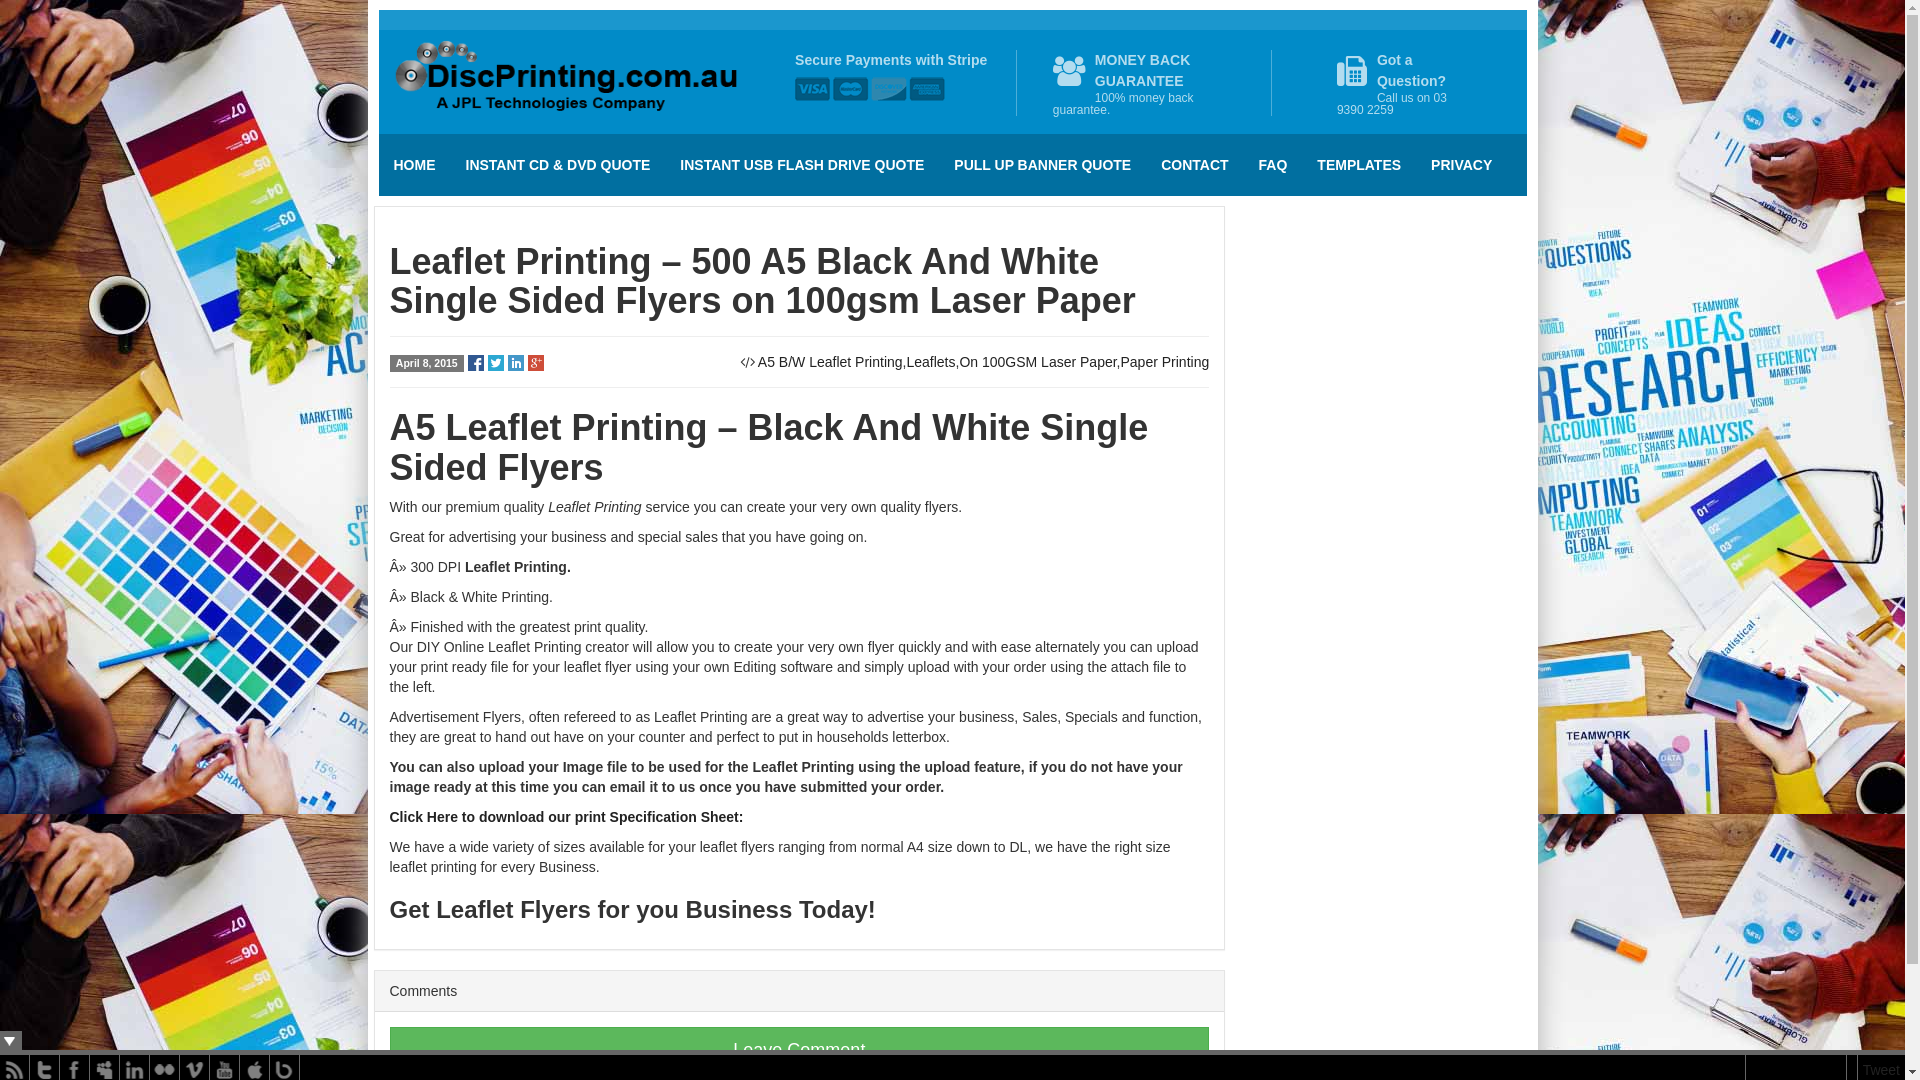 The image size is (1920, 1080). I want to click on 'CONTACT', so click(1194, 164).